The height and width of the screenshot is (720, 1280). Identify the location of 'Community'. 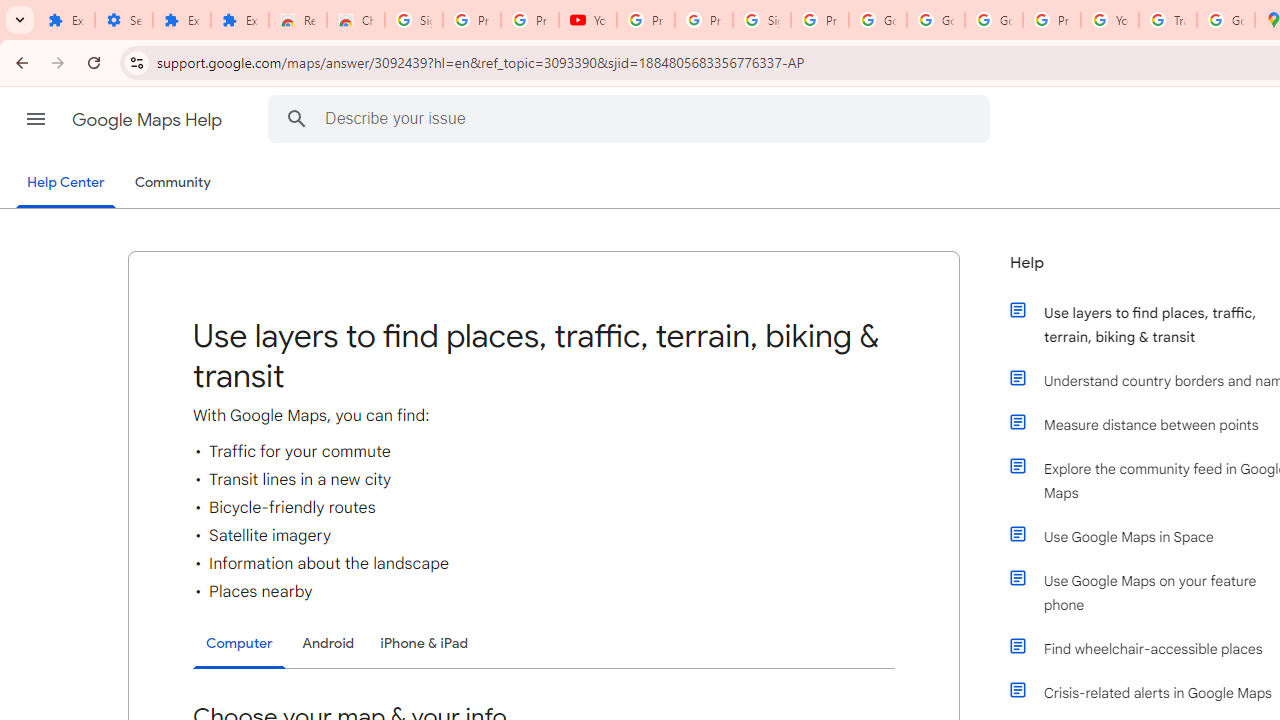
(172, 183).